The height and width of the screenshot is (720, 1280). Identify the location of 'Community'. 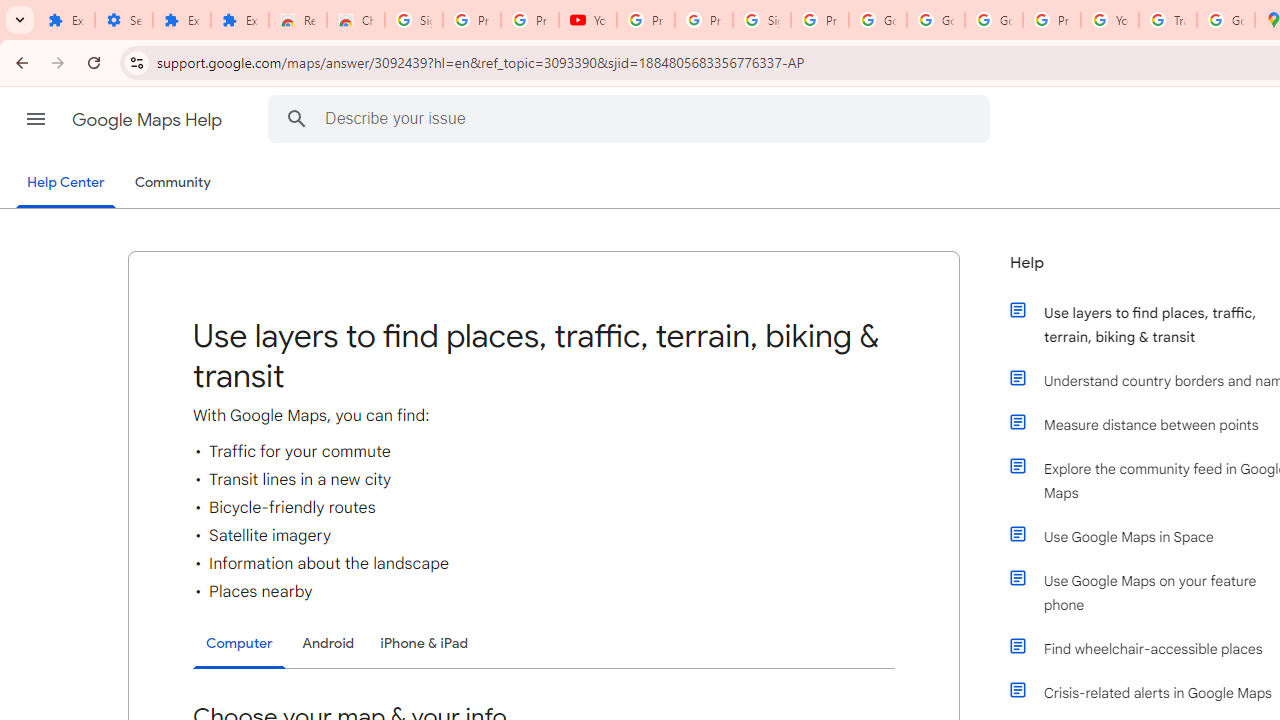
(172, 183).